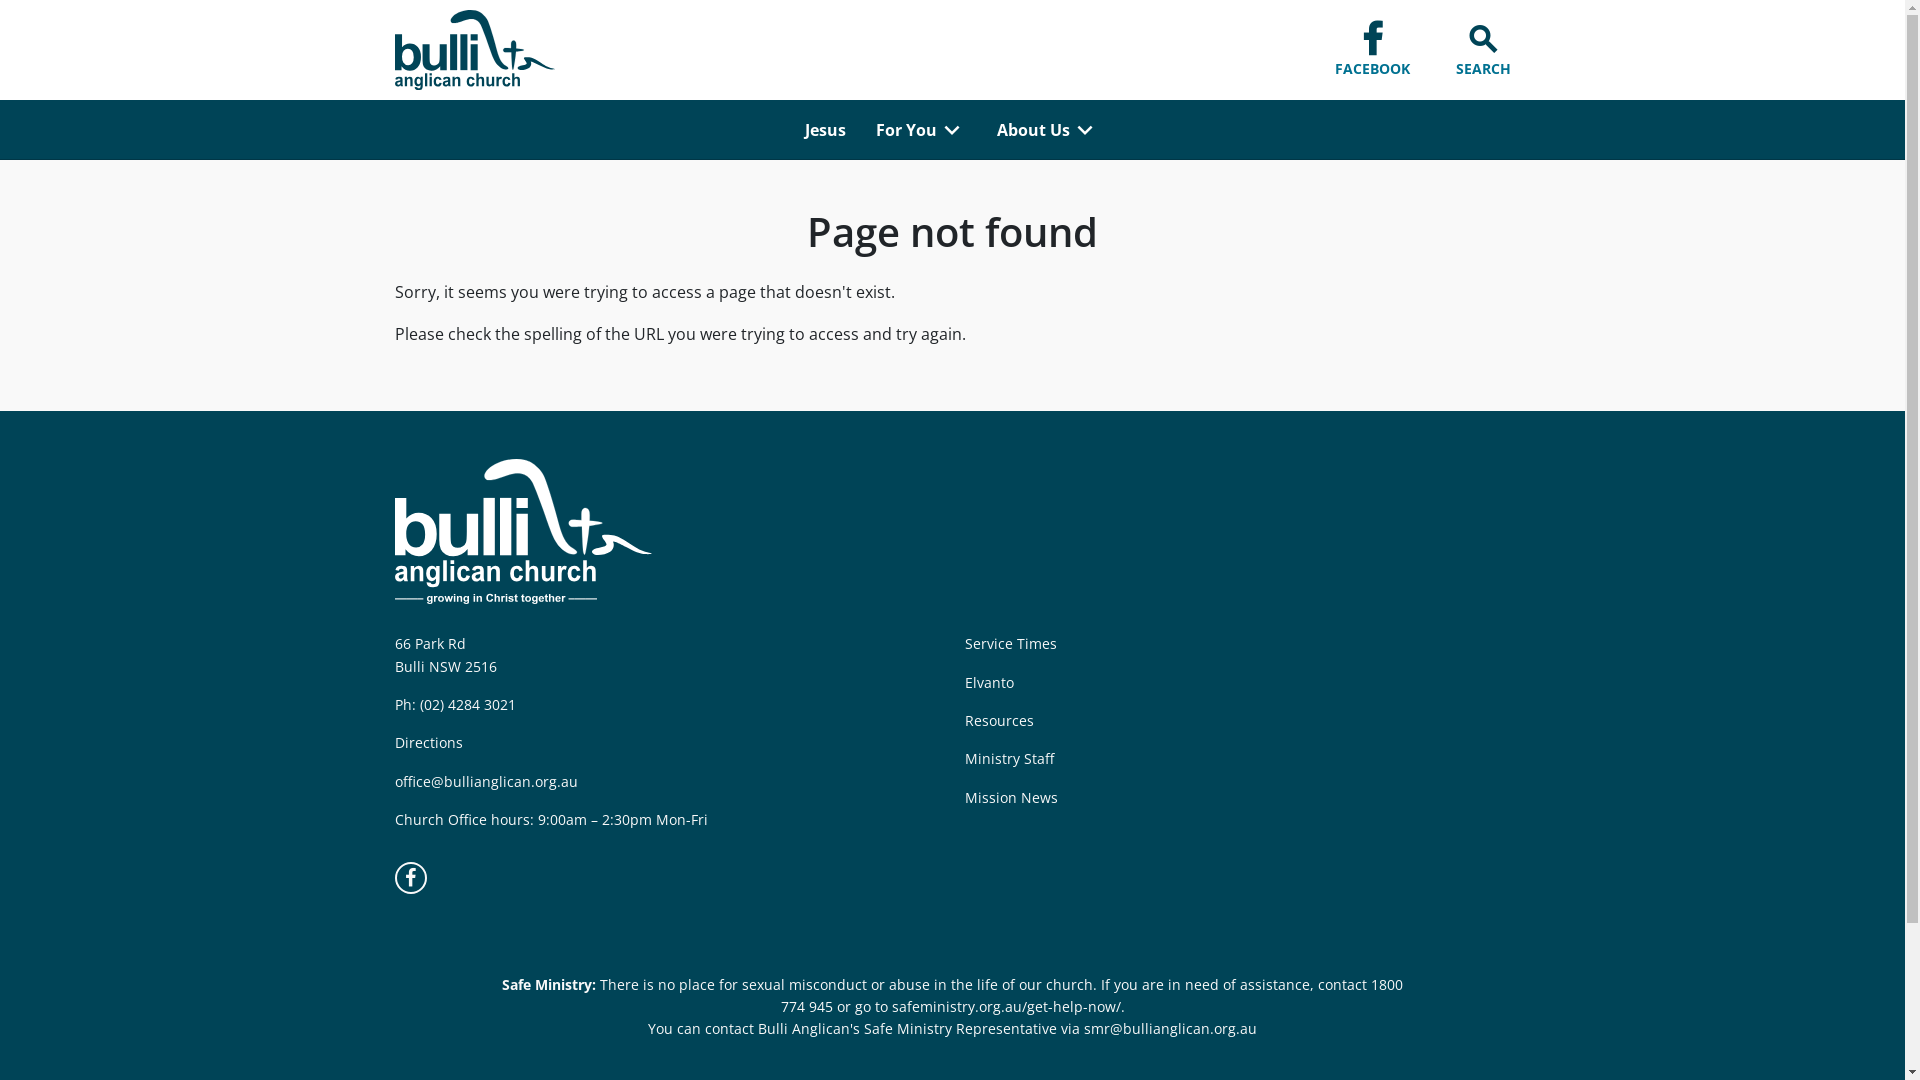 This screenshot has height=1080, width=1920. I want to click on 'Resources', so click(998, 720).